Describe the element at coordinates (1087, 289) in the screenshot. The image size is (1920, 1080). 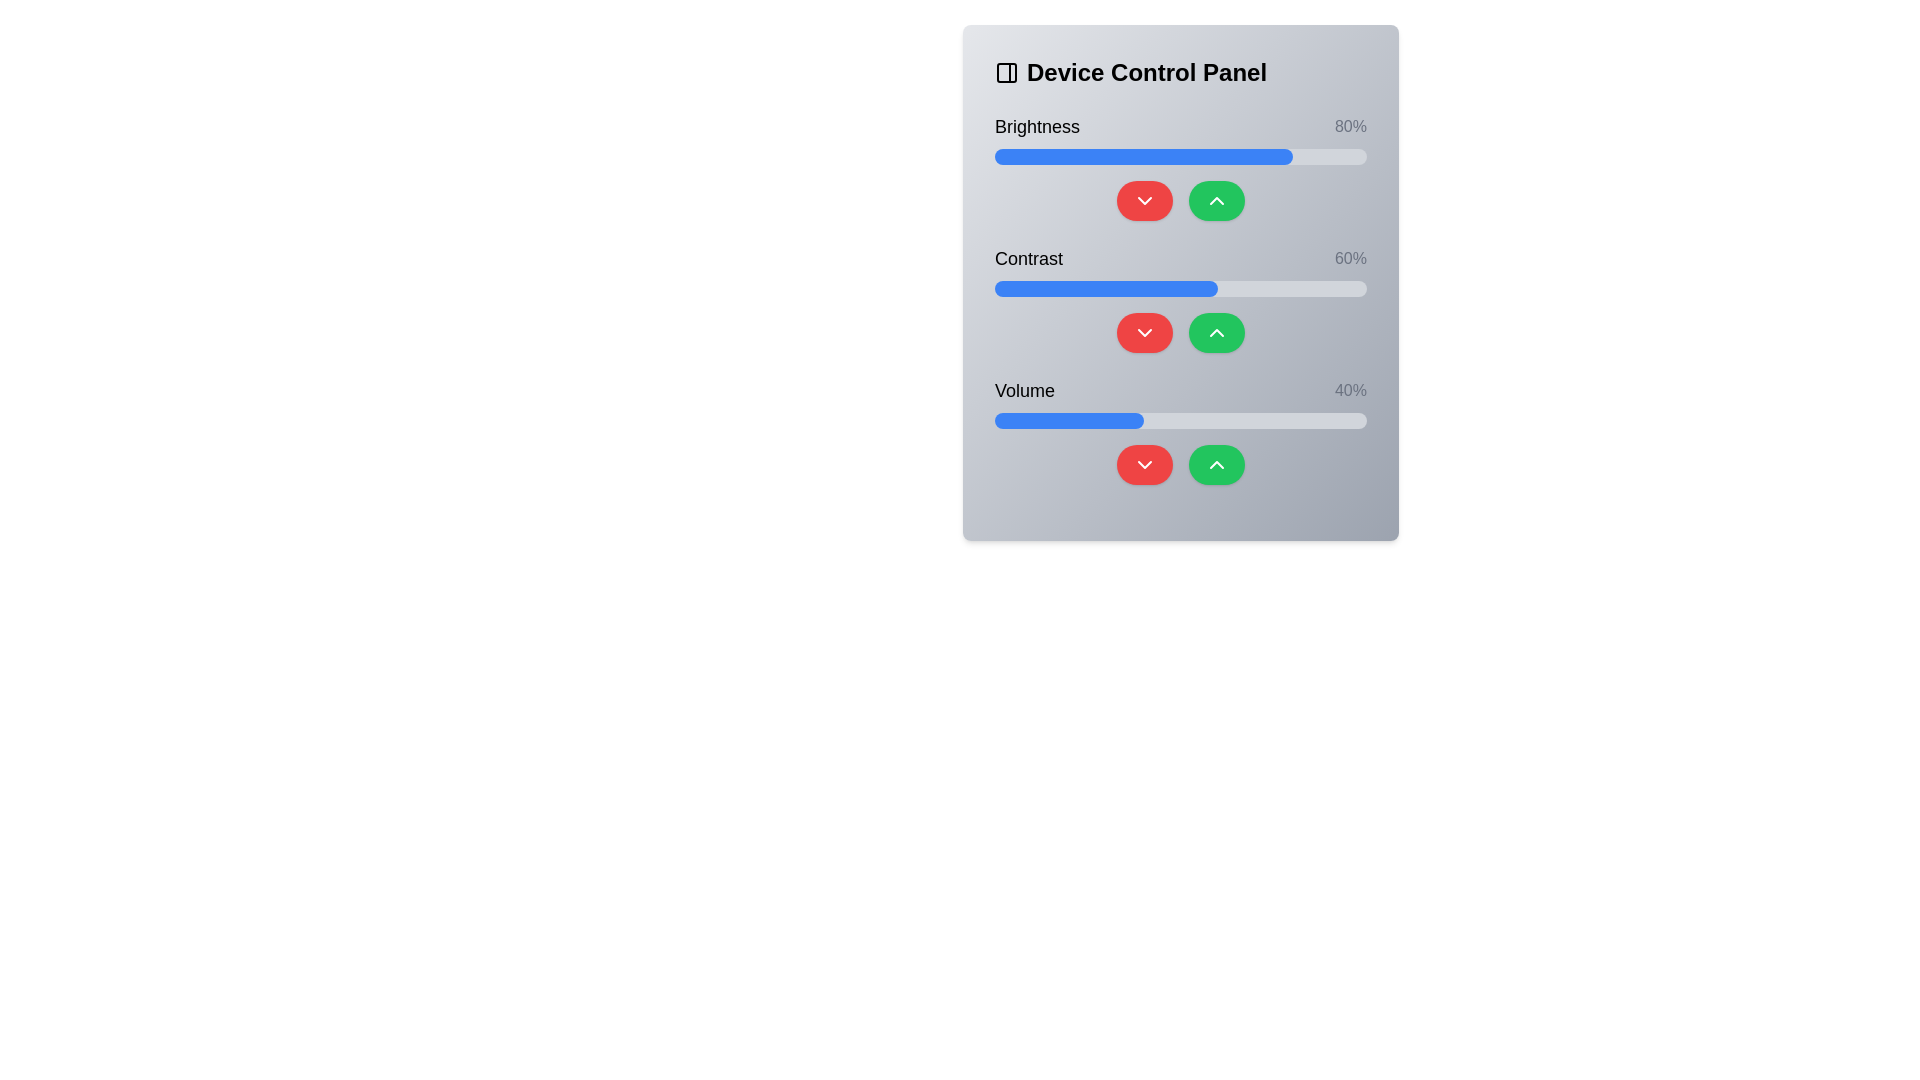
I see `the contrast` at that location.